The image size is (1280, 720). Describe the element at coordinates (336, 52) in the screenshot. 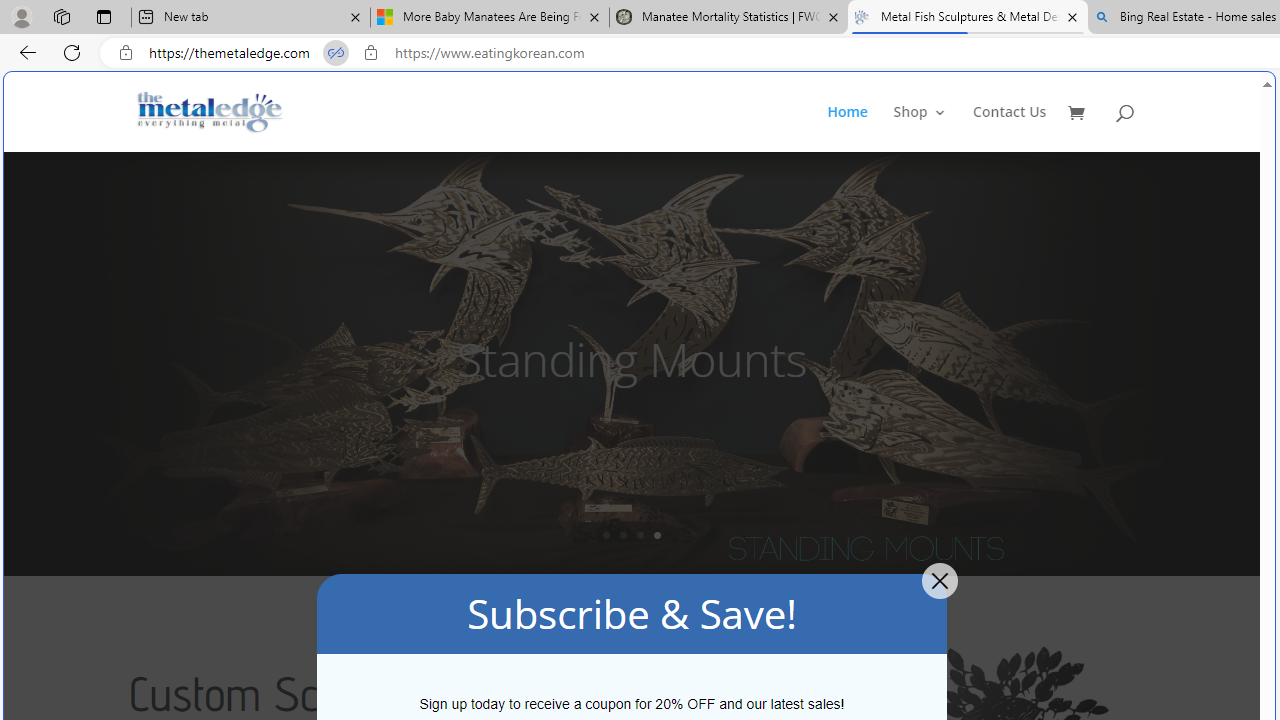

I see `'Tabs in split screen'` at that location.